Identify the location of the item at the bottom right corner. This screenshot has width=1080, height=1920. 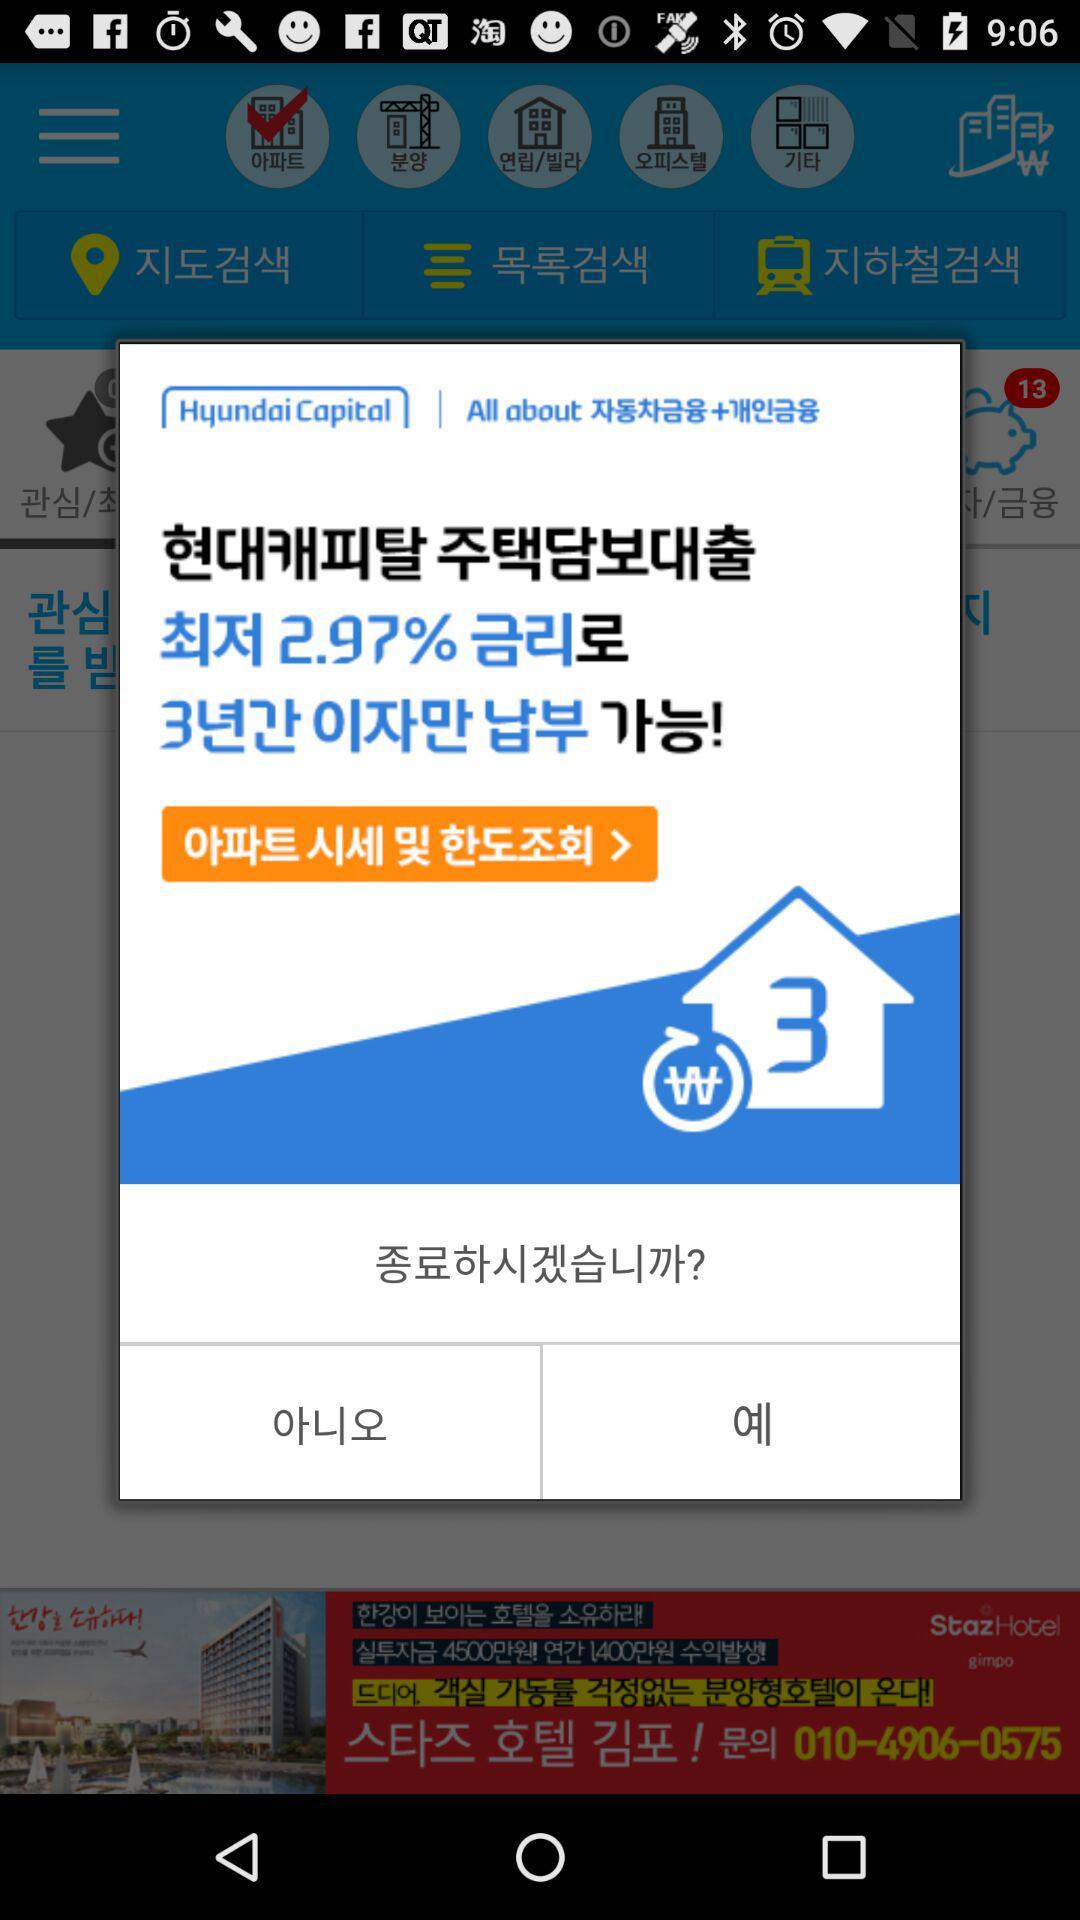
(751, 1420).